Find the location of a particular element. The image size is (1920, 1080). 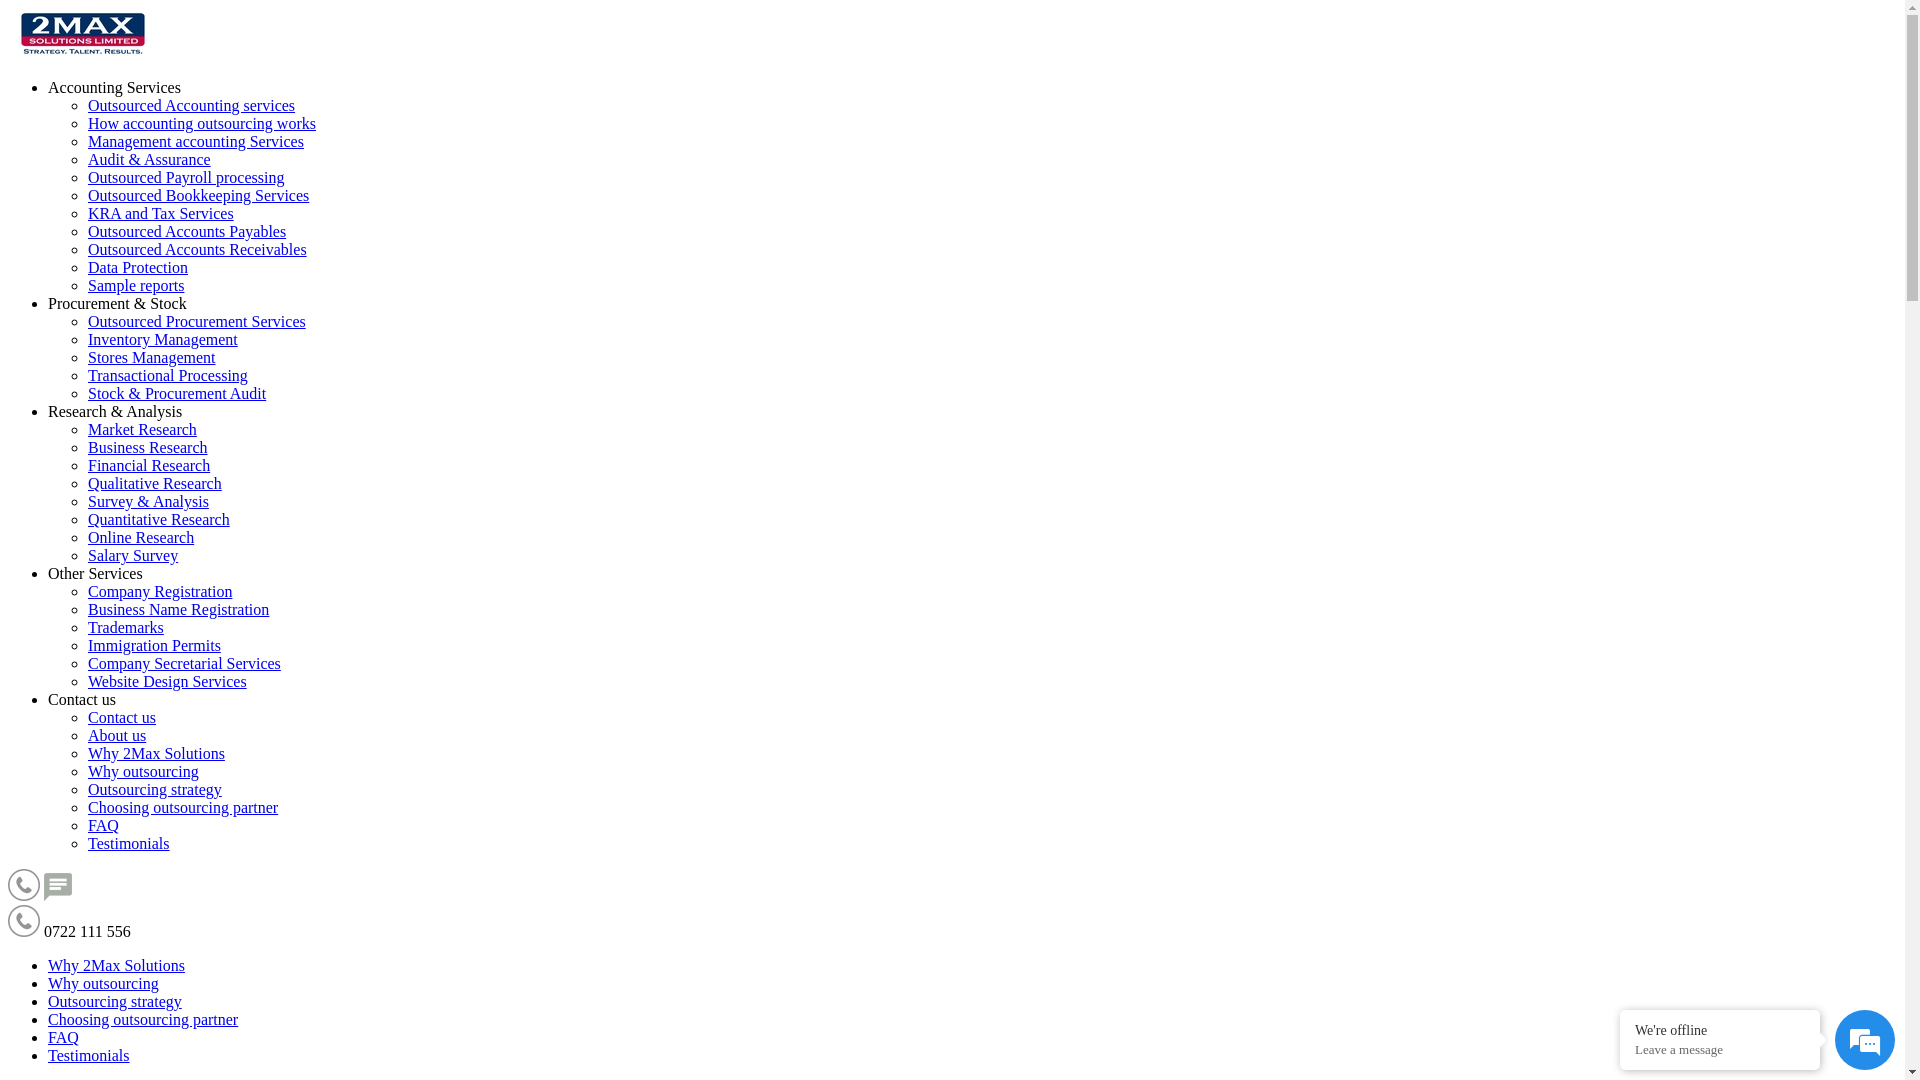

'Outsourced Procurement Services' is located at coordinates (86, 320).